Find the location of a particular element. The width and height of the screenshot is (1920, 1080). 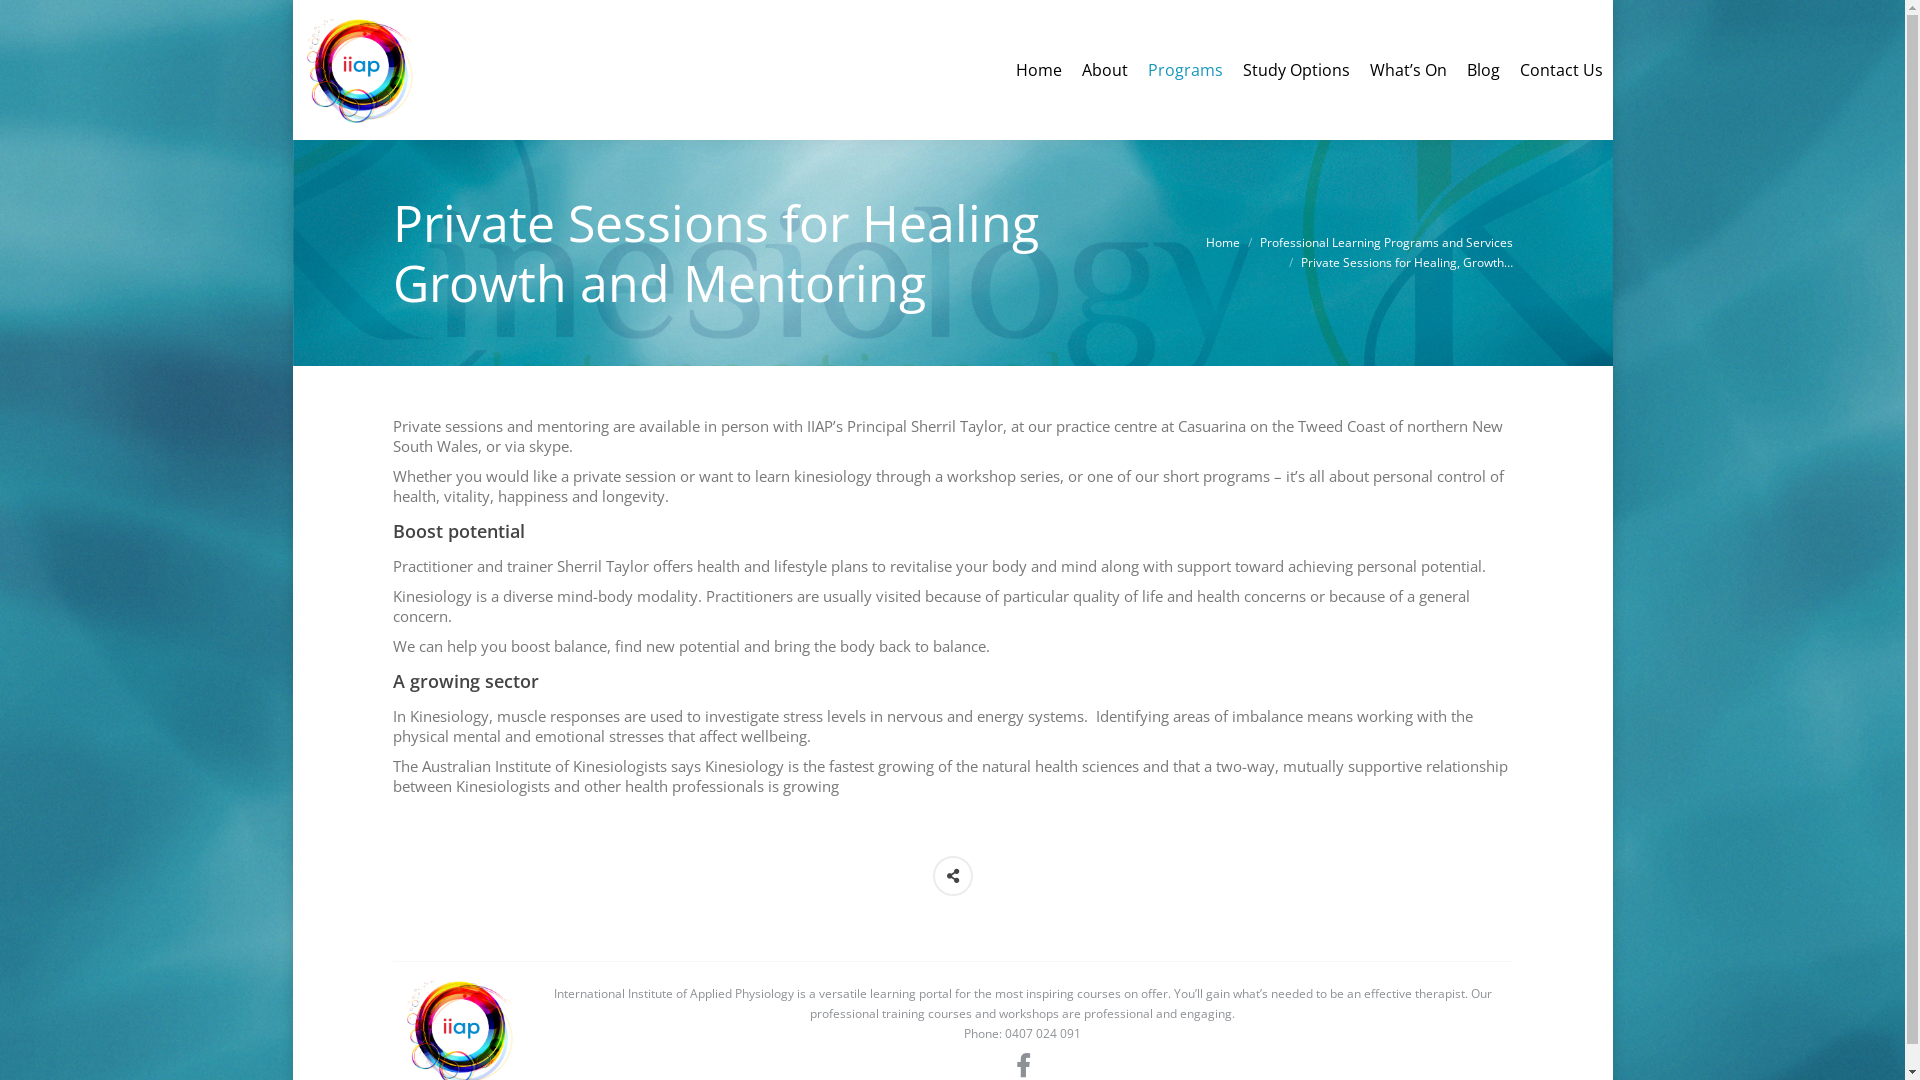

'Contact Us' is located at coordinates (1560, 68).